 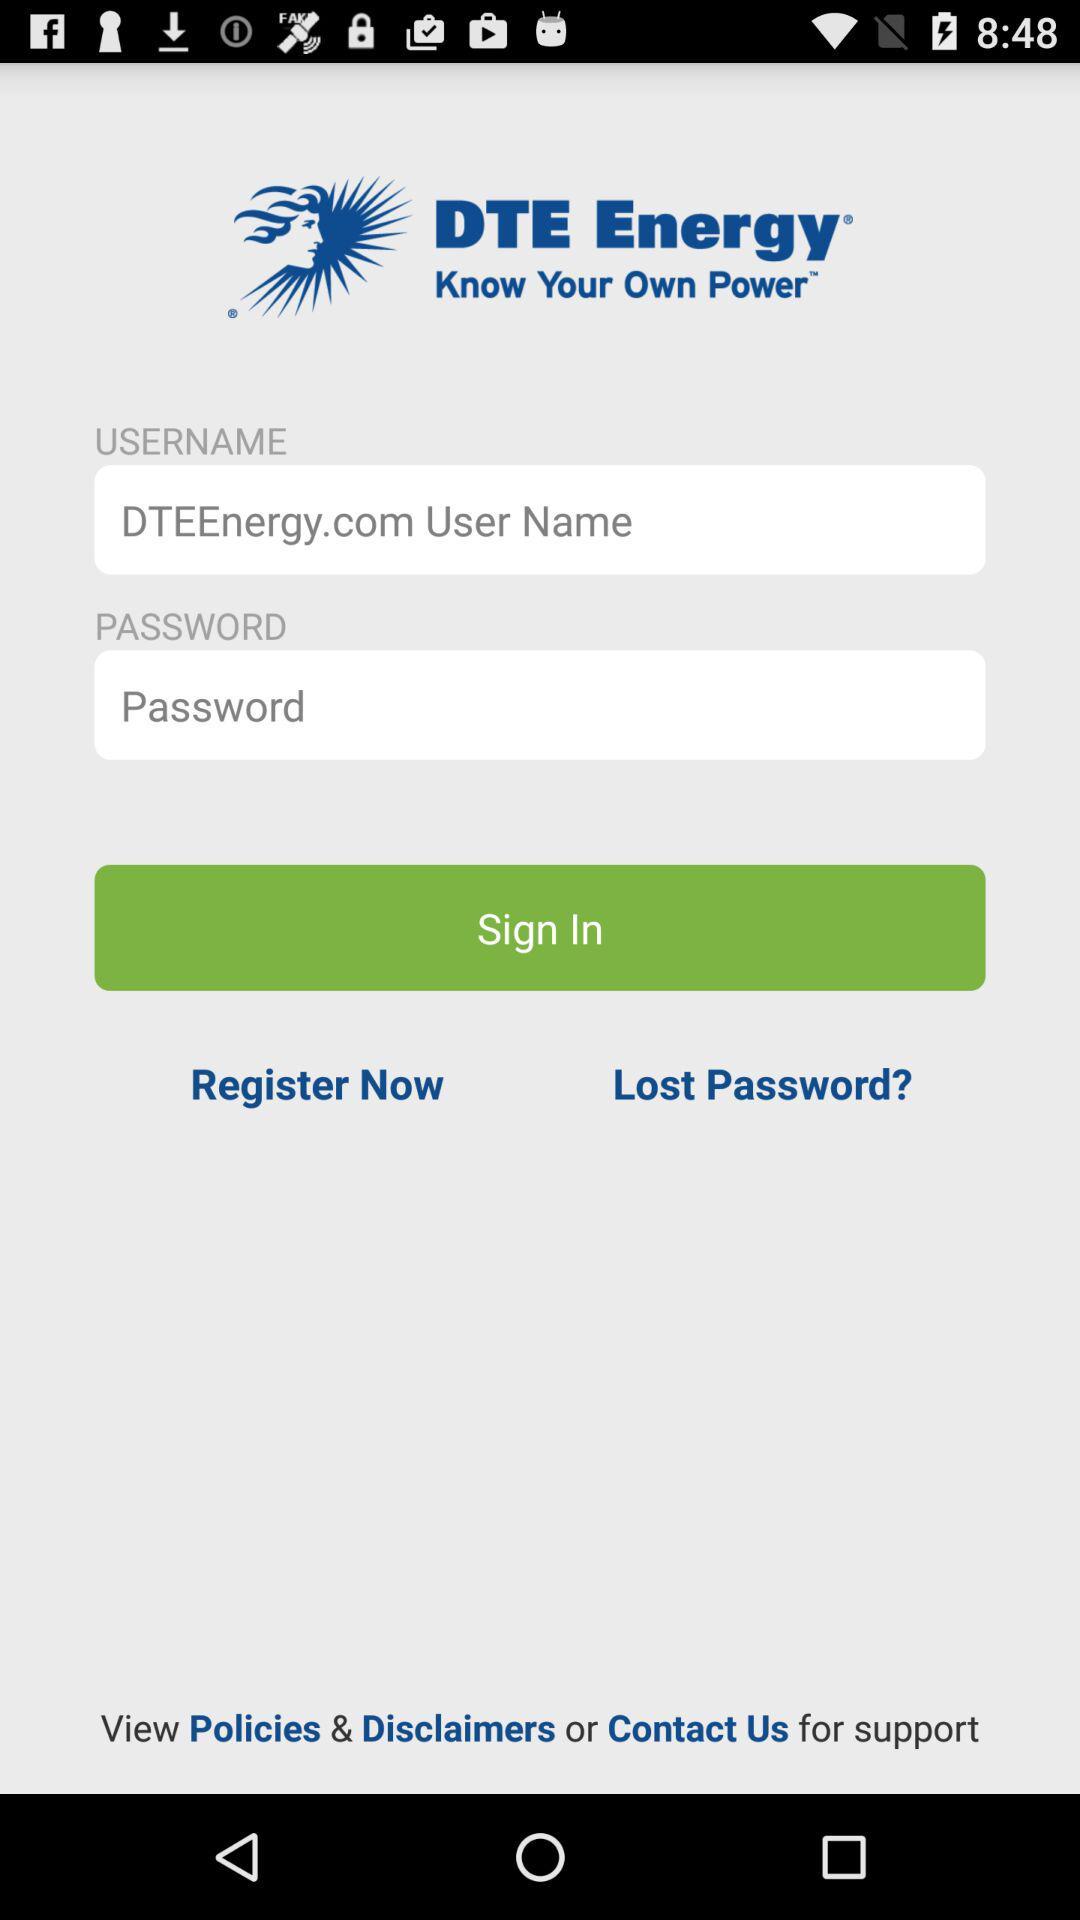 What do you see at coordinates (316, 1082) in the screenshot?
I see `item above view policies disclaimers app` at bounding box center [316, 1082].